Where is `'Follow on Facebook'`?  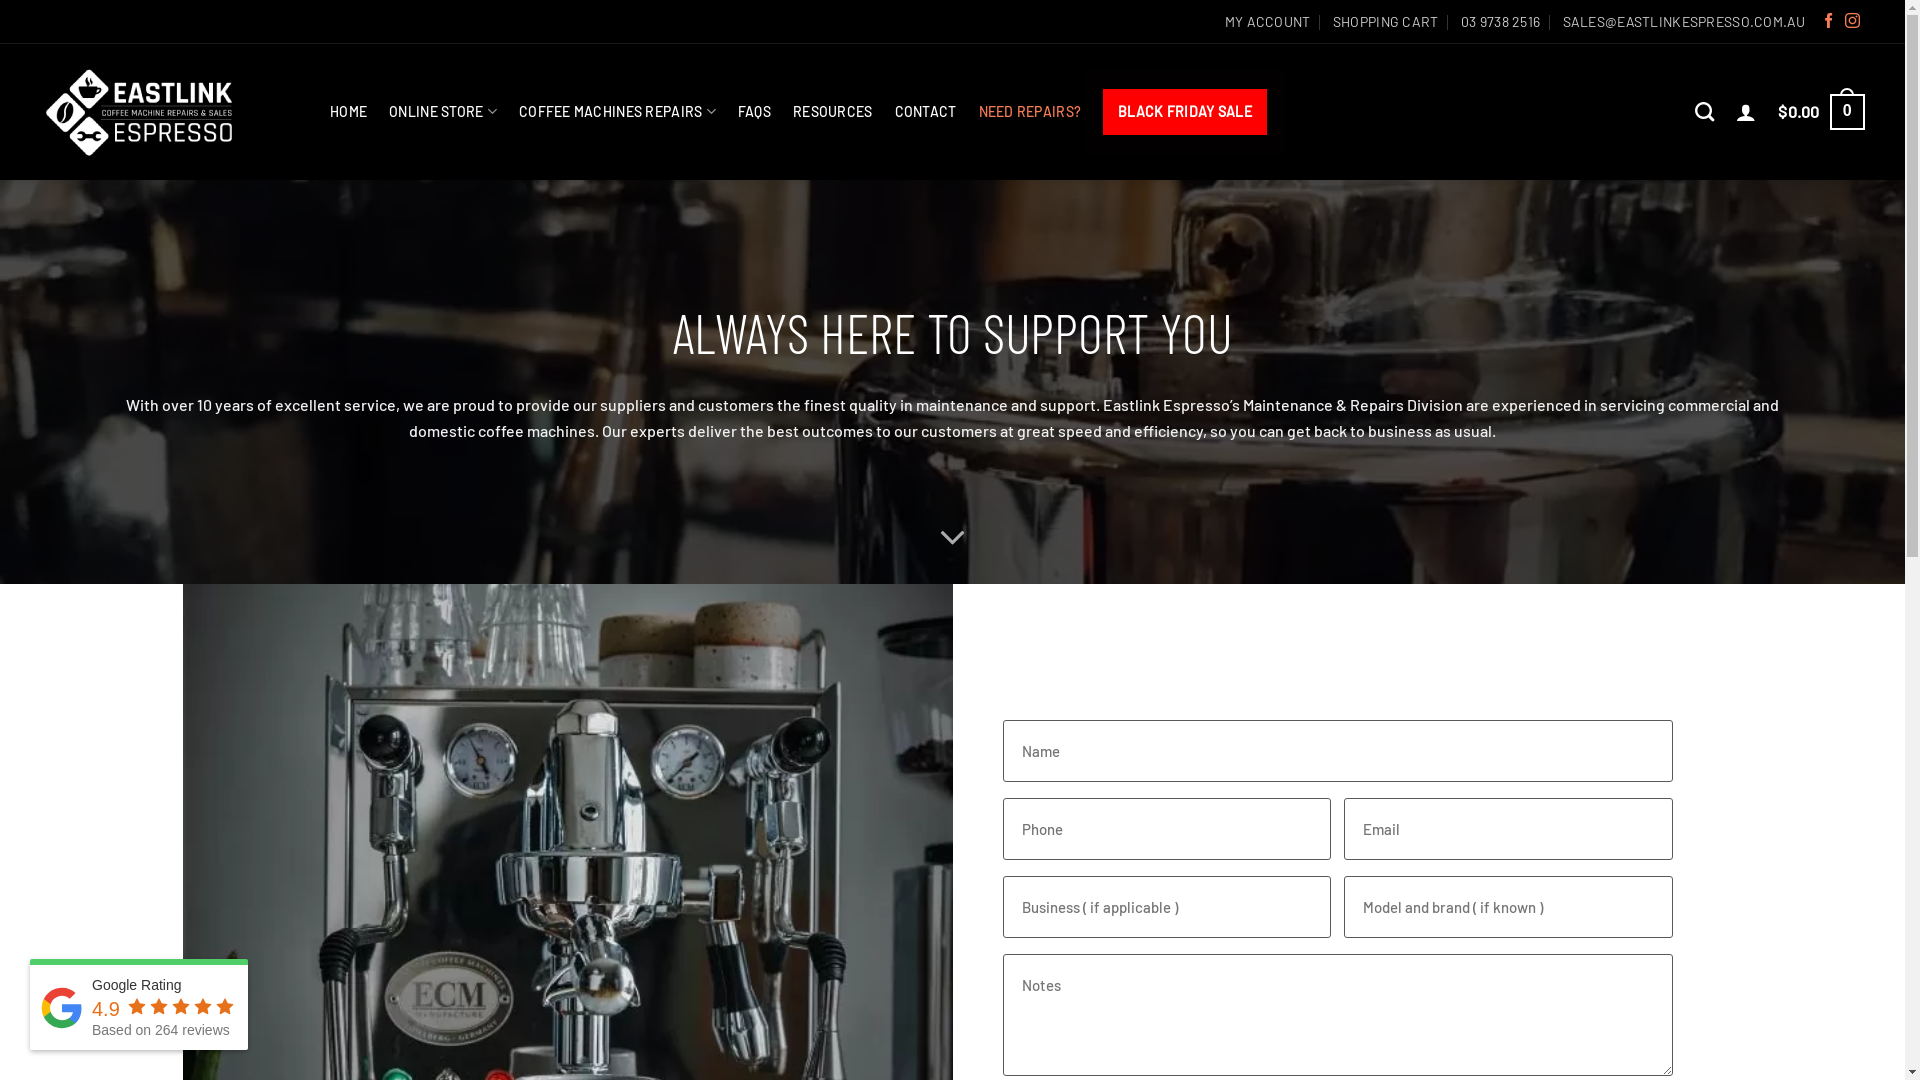
'Follow on Facebook' is located at coordinates (1828, 21).